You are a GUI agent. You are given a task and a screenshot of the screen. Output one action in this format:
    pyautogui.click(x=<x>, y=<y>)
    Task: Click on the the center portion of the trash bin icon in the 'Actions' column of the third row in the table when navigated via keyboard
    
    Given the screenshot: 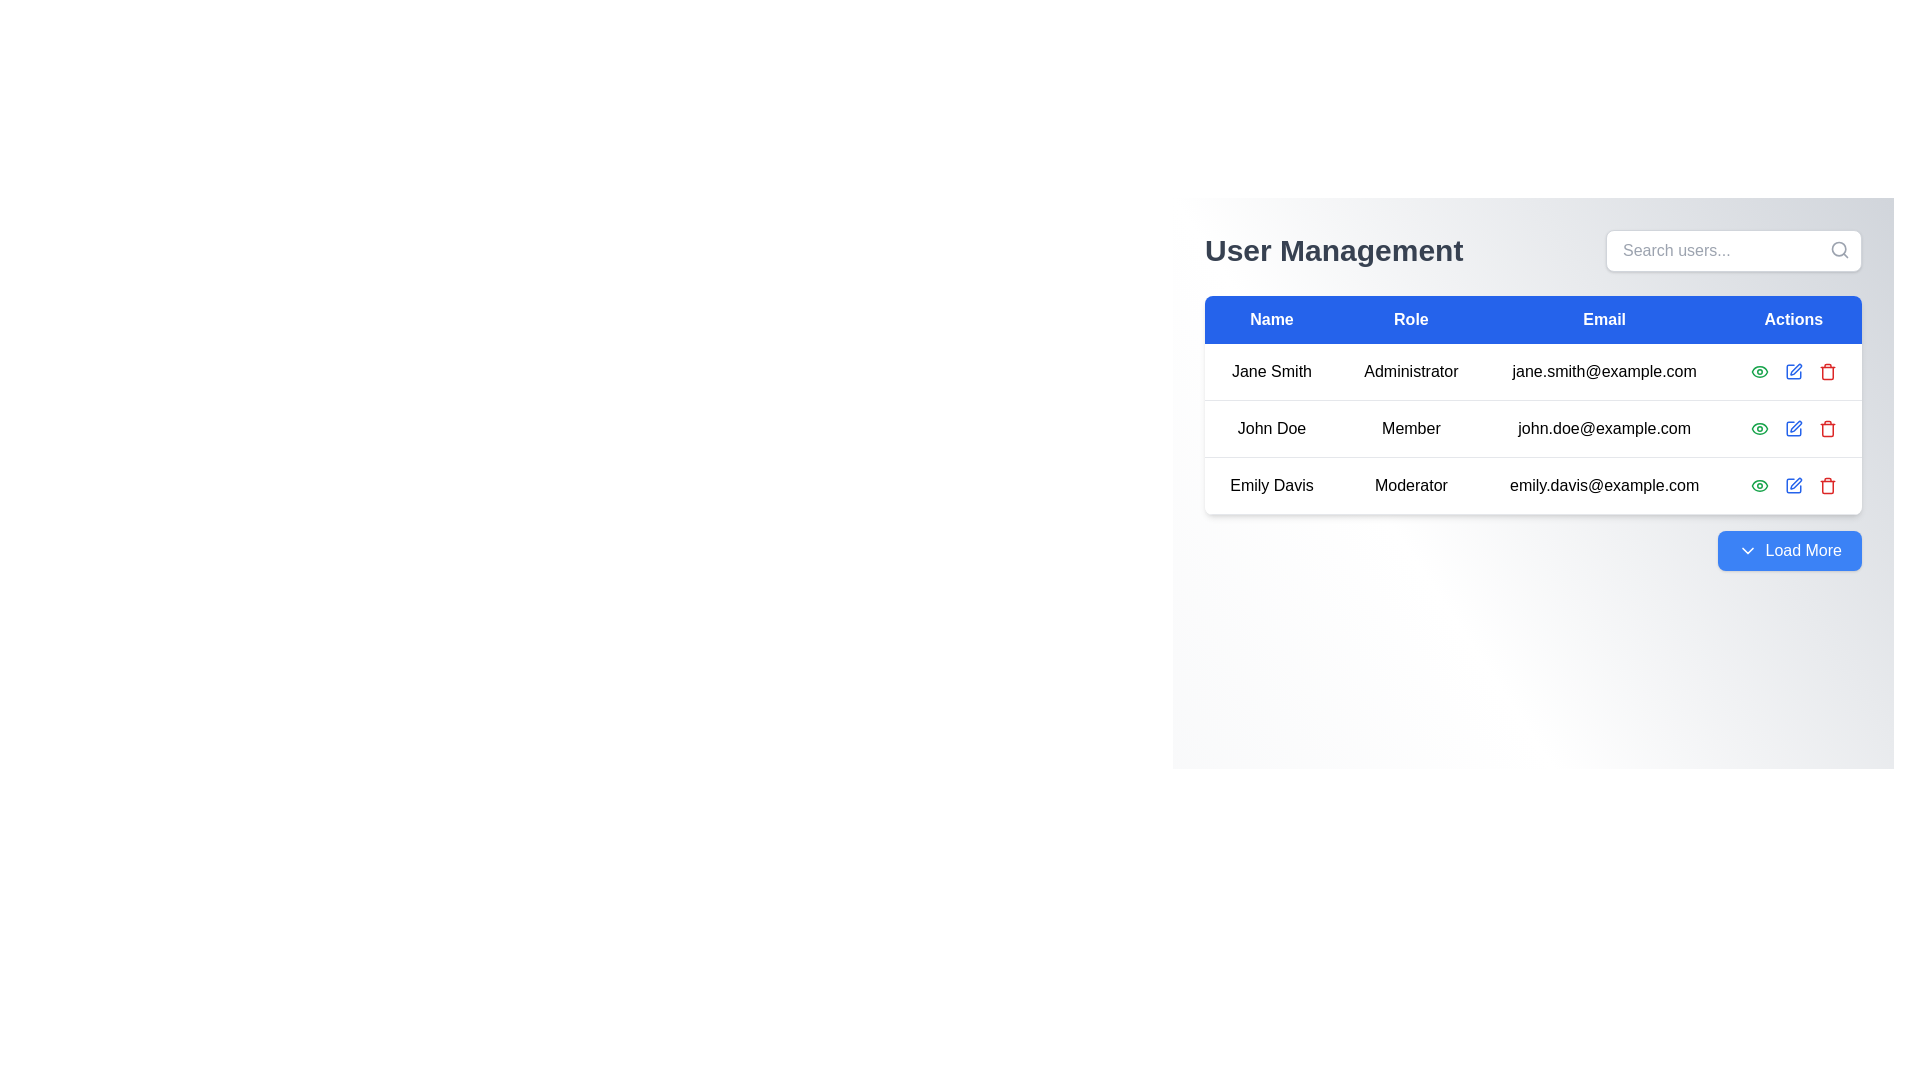 What is the action you would take?
    pyautogui.click(x=1827, y=487)
    